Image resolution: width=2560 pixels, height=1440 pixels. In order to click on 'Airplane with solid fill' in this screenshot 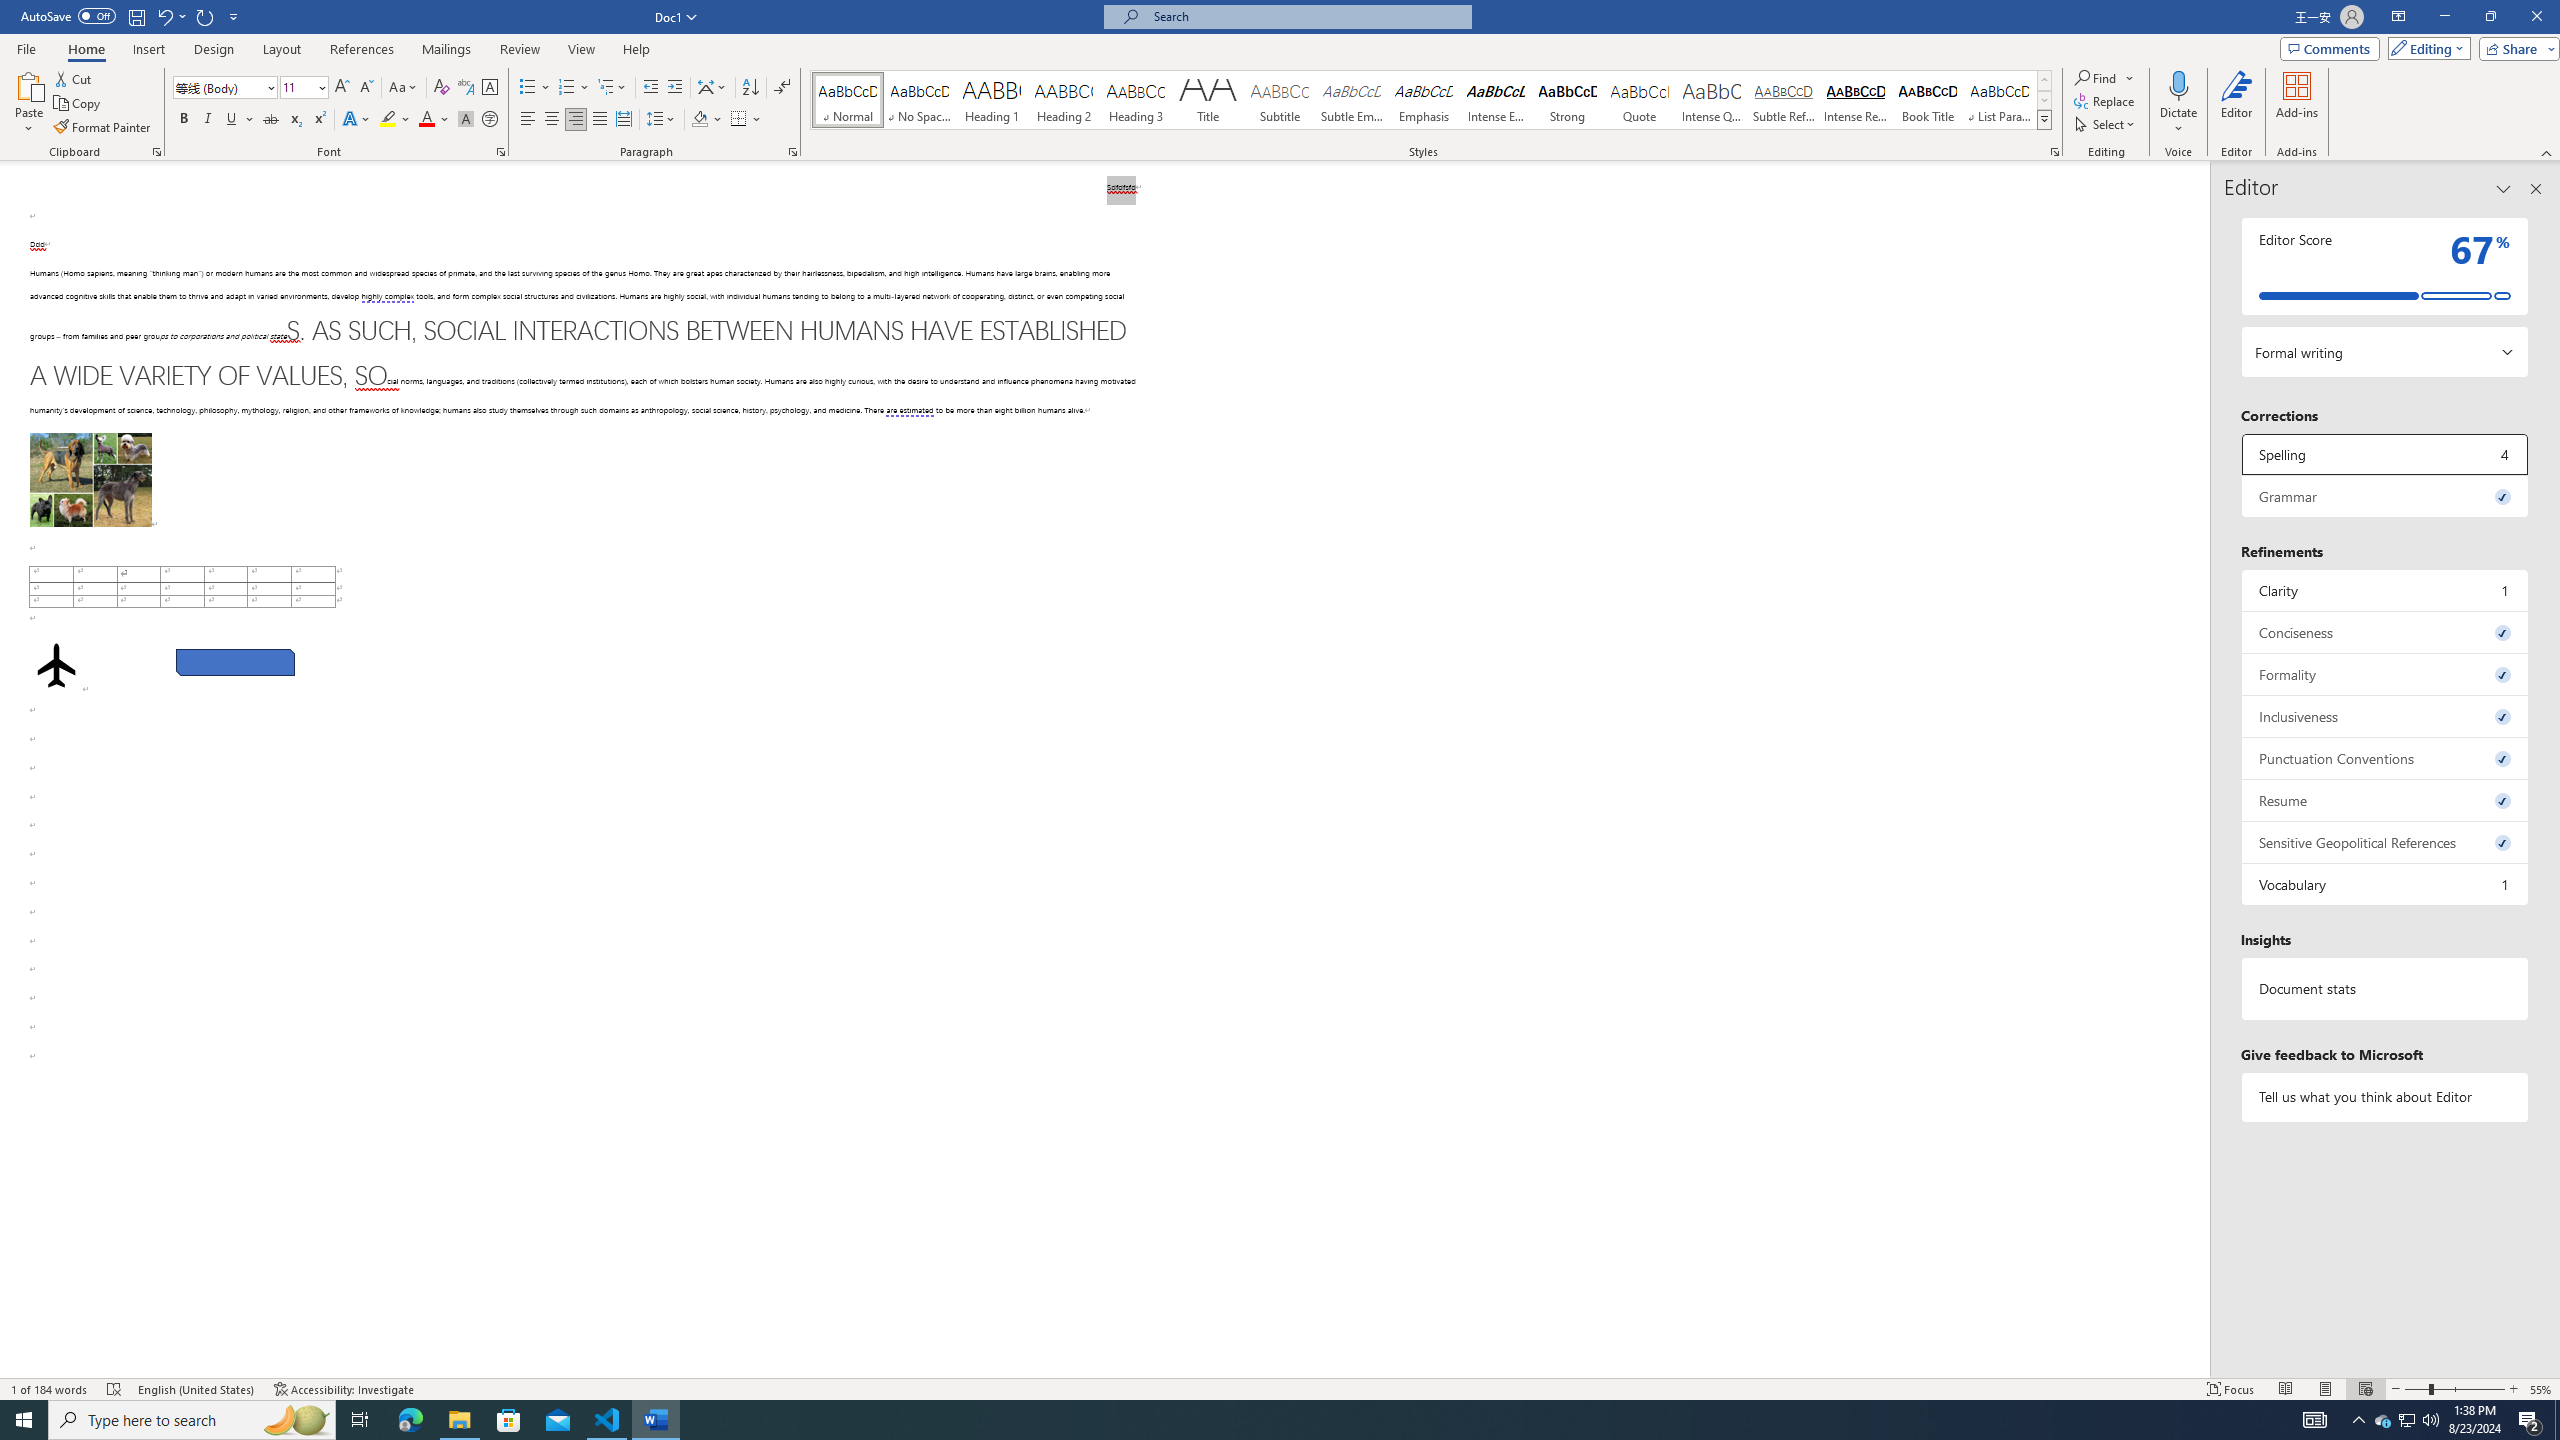, I will do `click(56, 666)`.